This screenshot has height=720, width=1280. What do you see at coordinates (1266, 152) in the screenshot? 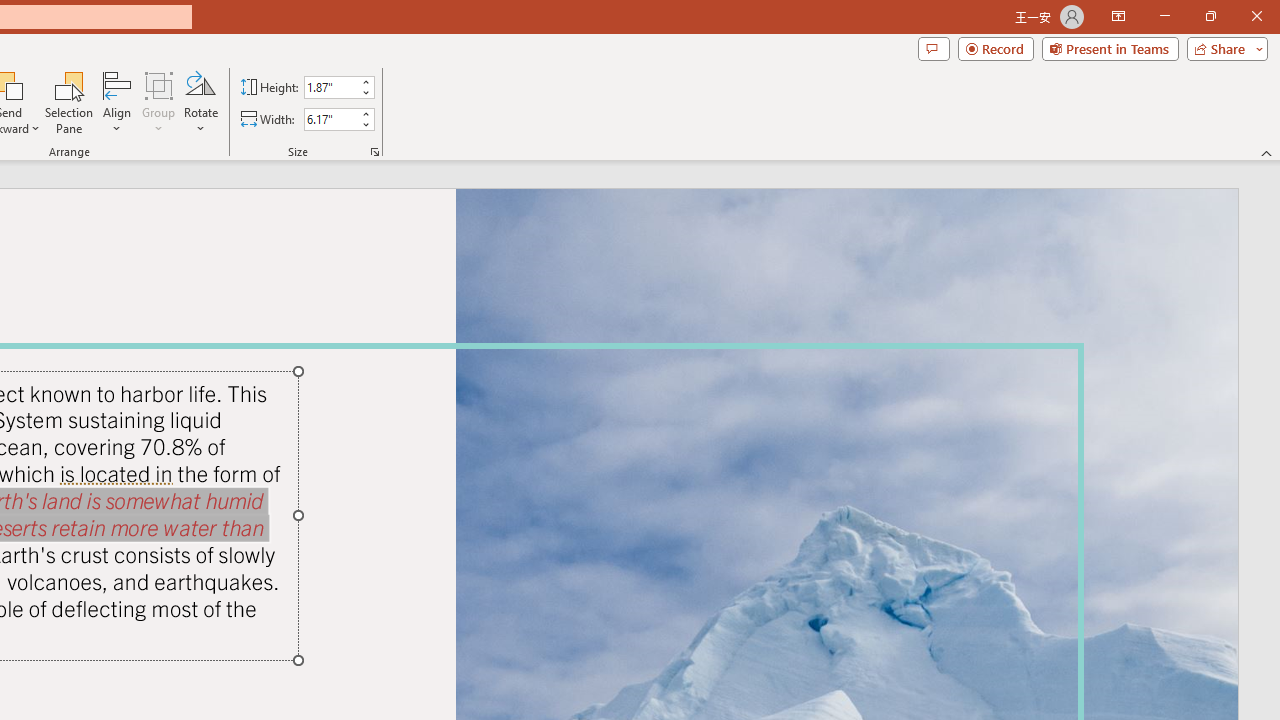
I see `'Collapse the Ribbon'` at bounding box center [1266, 152].